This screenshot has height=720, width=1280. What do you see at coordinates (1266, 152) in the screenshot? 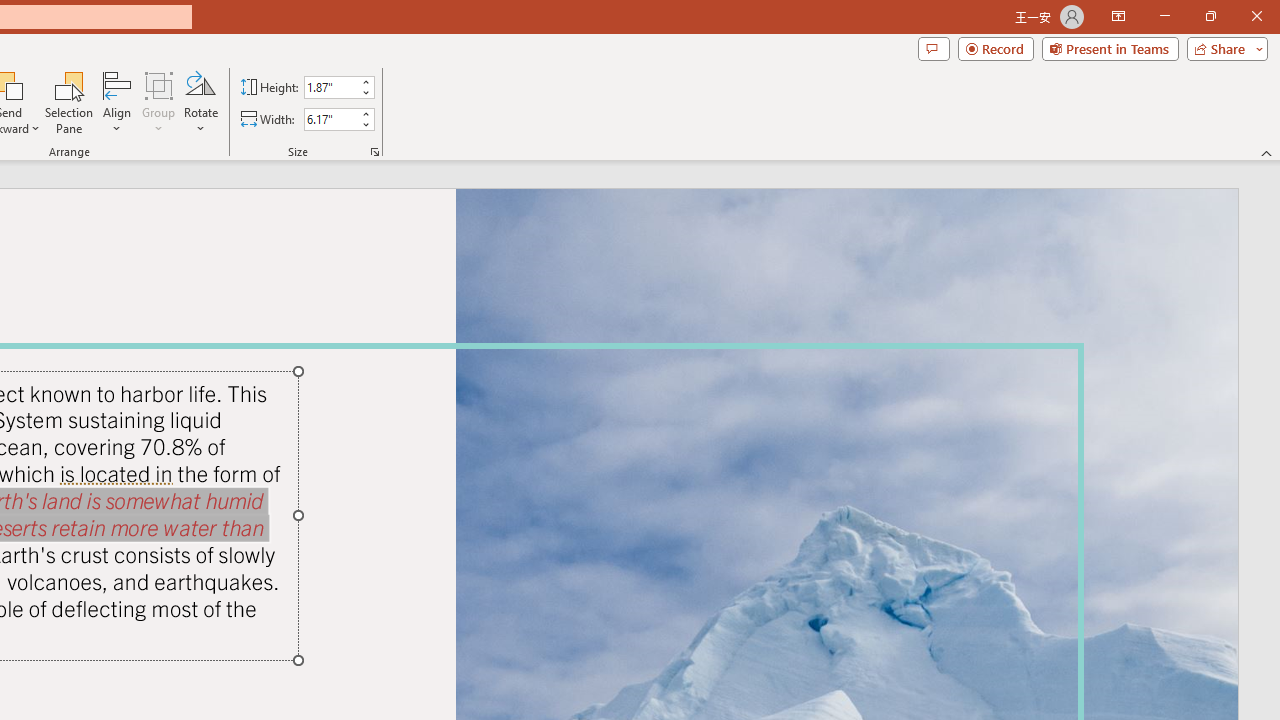
I see `'Collapse the Ribbon'` at bounding box center [1266, 152].